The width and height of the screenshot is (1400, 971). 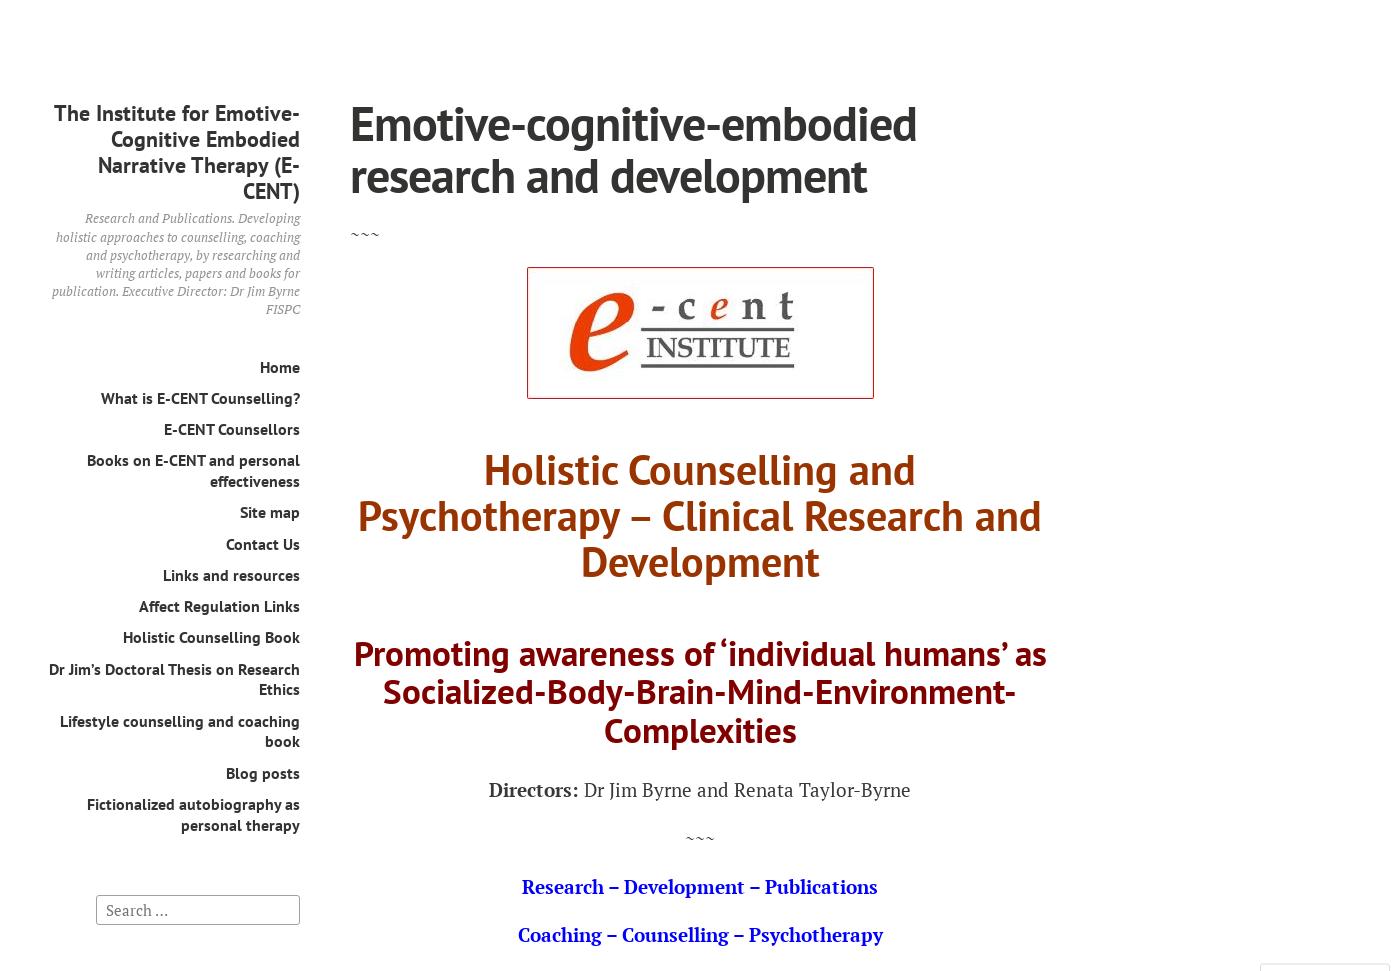 I want to click on 'Holistic Counselling Book', so click(x=123, y=635).